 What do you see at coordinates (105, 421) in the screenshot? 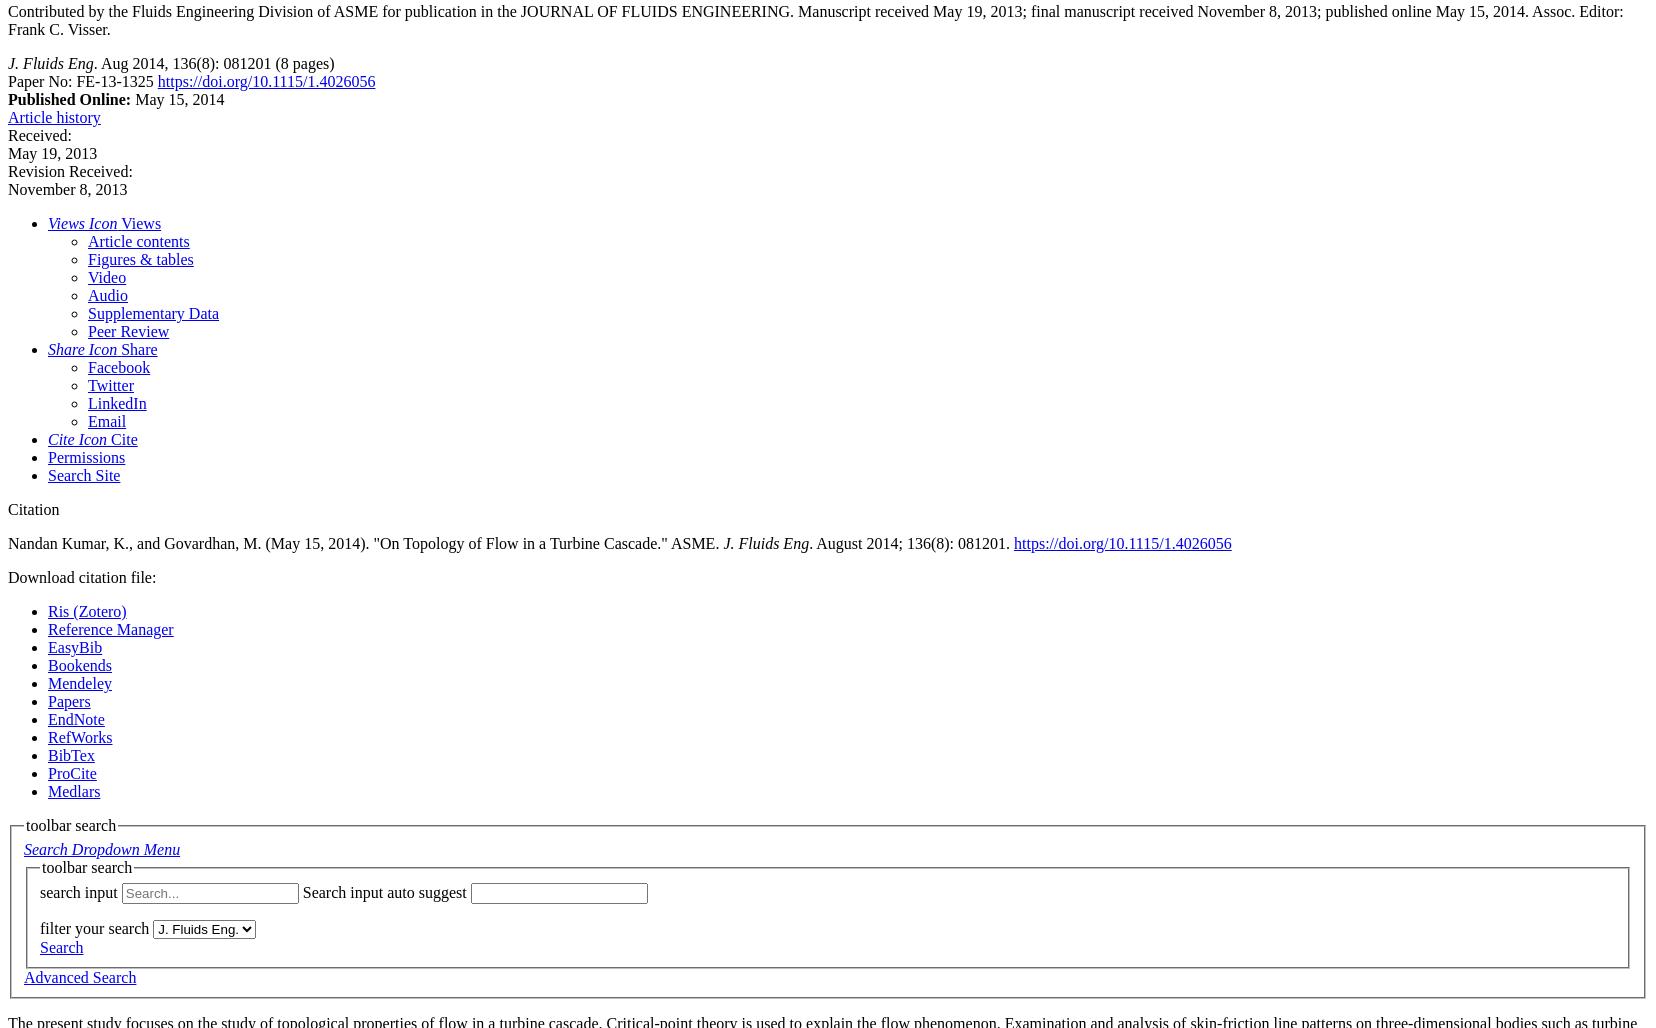
I see `'Email'` at bounding box center [105, 421].